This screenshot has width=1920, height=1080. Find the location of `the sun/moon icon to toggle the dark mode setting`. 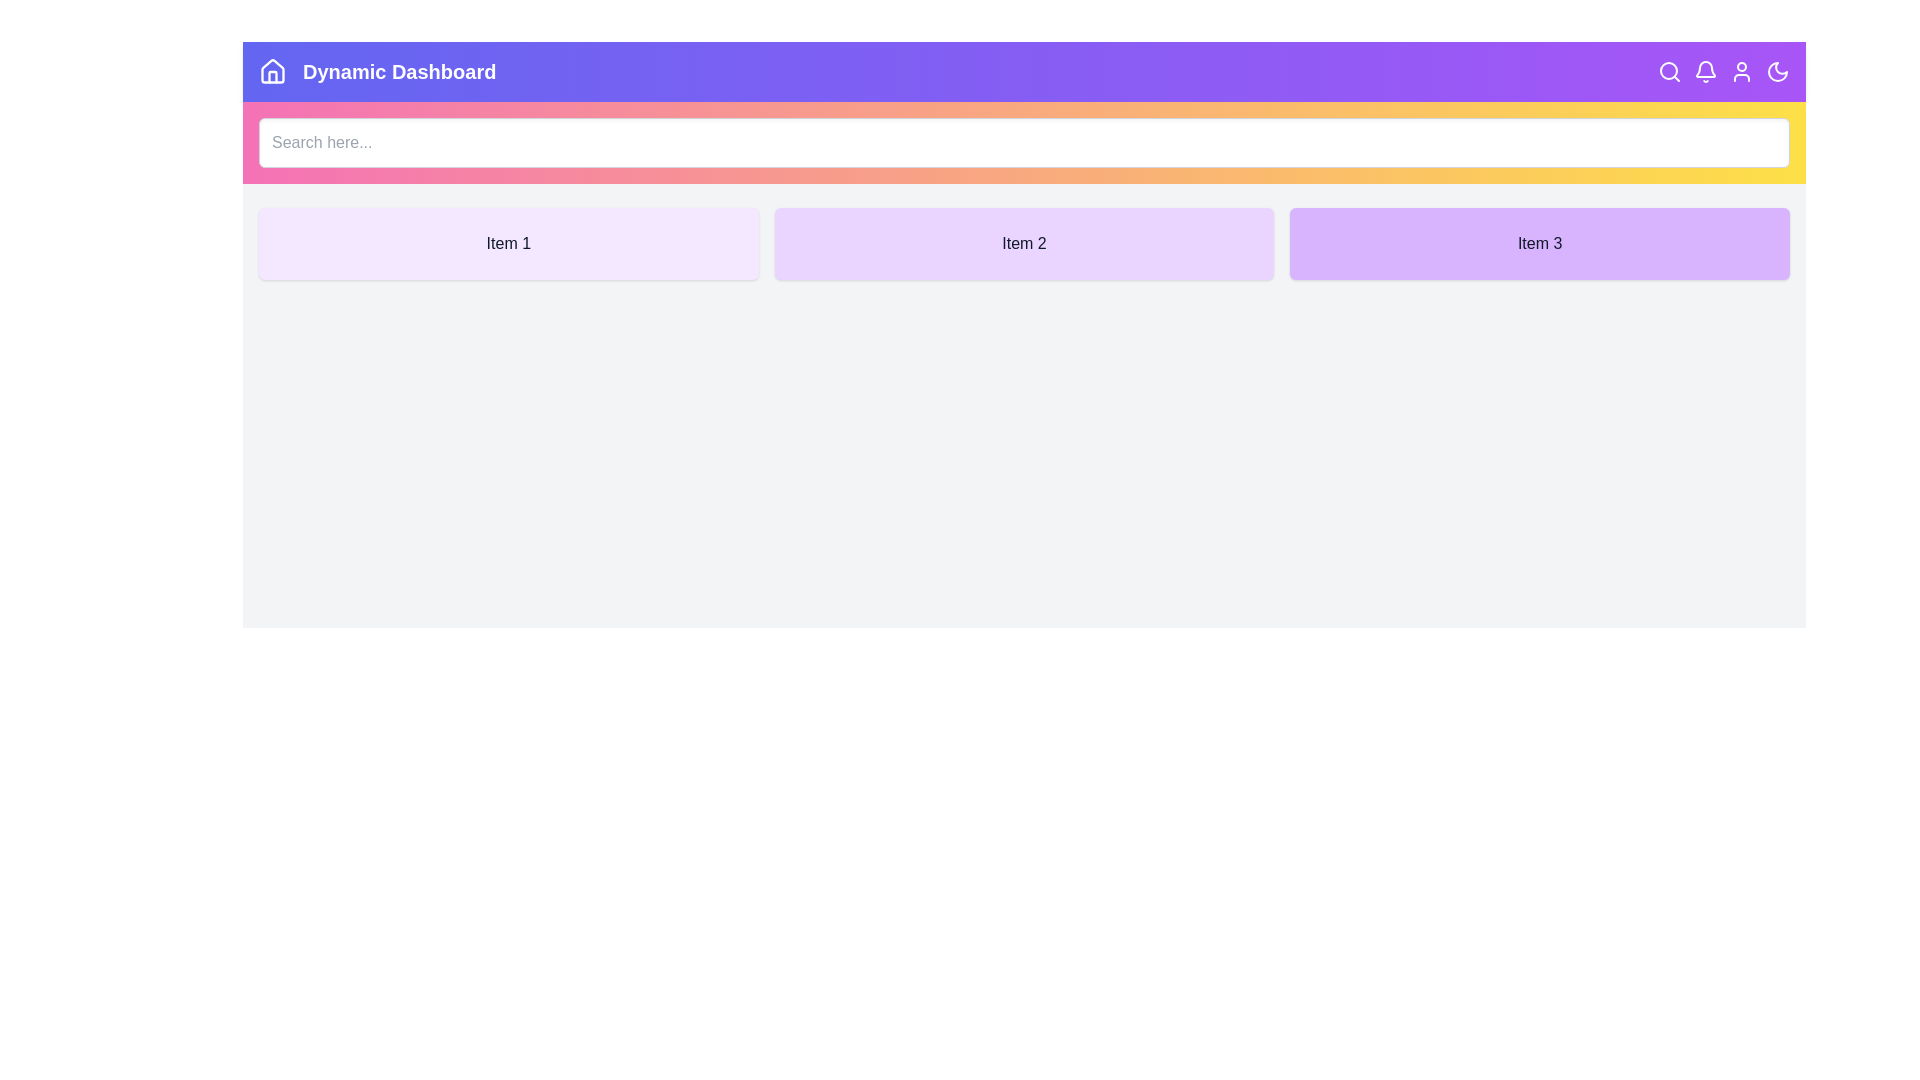

the sun/moon icon to toggle the dark mode setting is located at coordinates (1777, 71).